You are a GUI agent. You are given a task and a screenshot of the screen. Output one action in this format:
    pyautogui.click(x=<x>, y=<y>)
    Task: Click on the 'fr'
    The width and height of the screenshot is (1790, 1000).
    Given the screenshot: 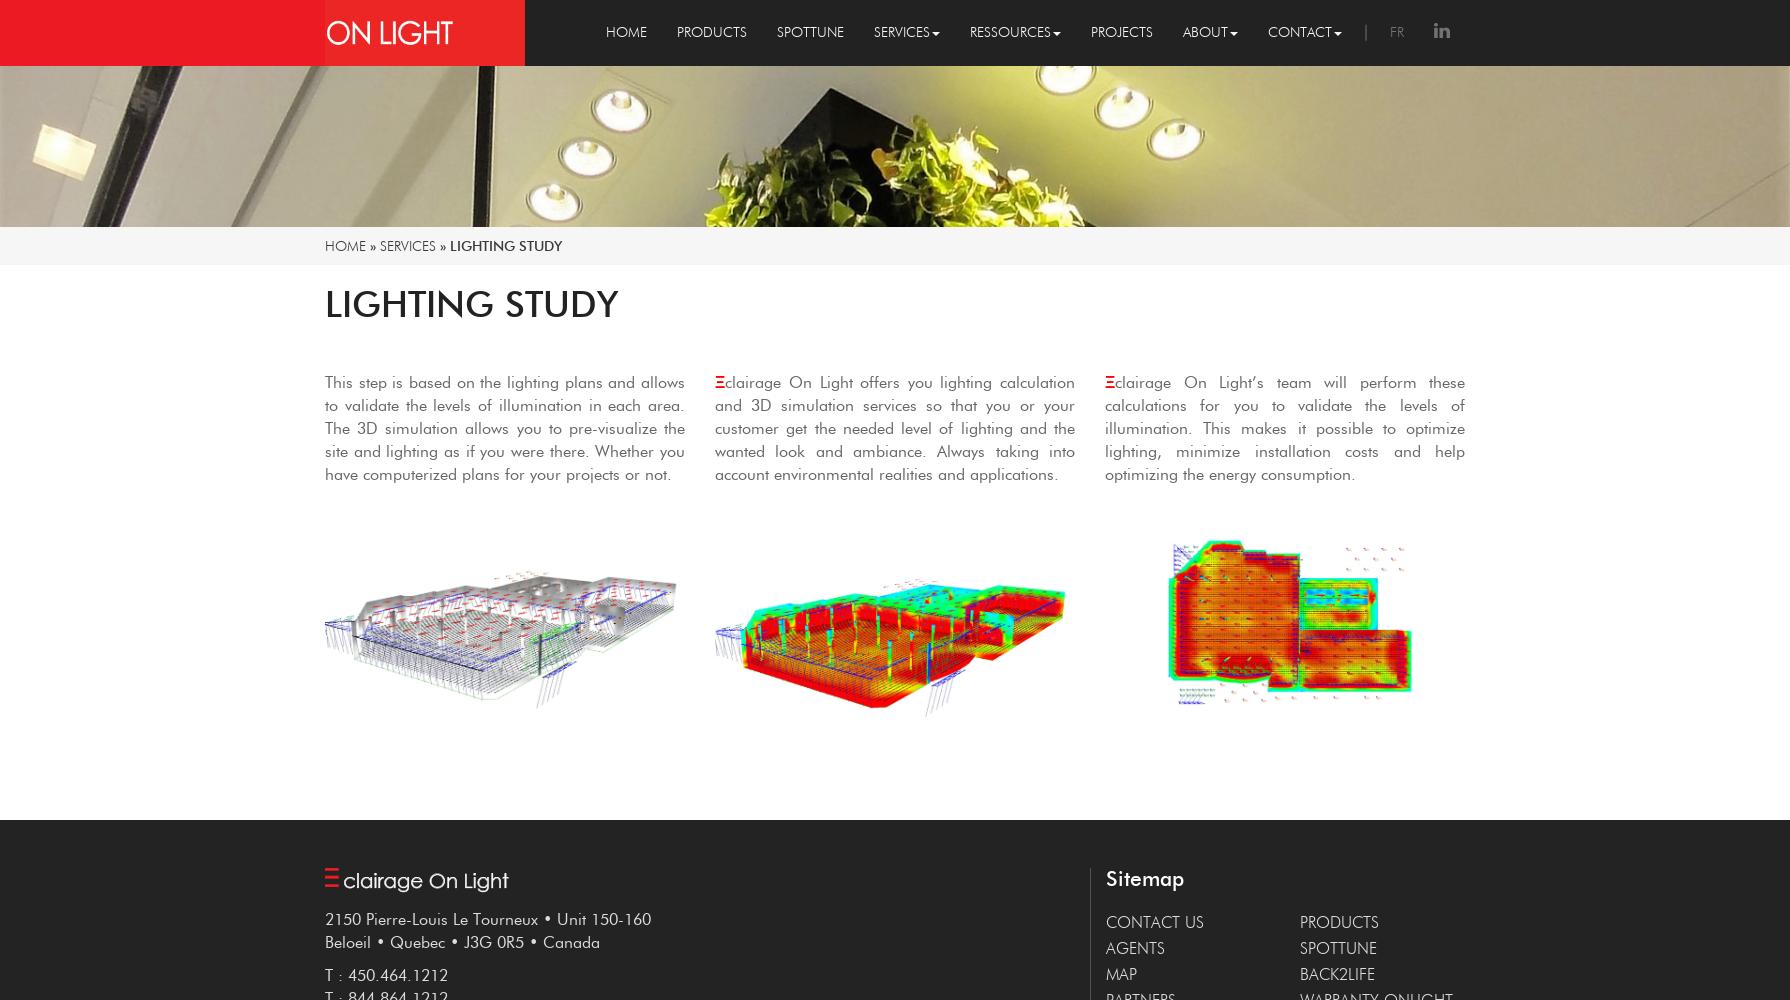 What is the action you would take?
    pyautogui.click(x=1395, y=31)
    